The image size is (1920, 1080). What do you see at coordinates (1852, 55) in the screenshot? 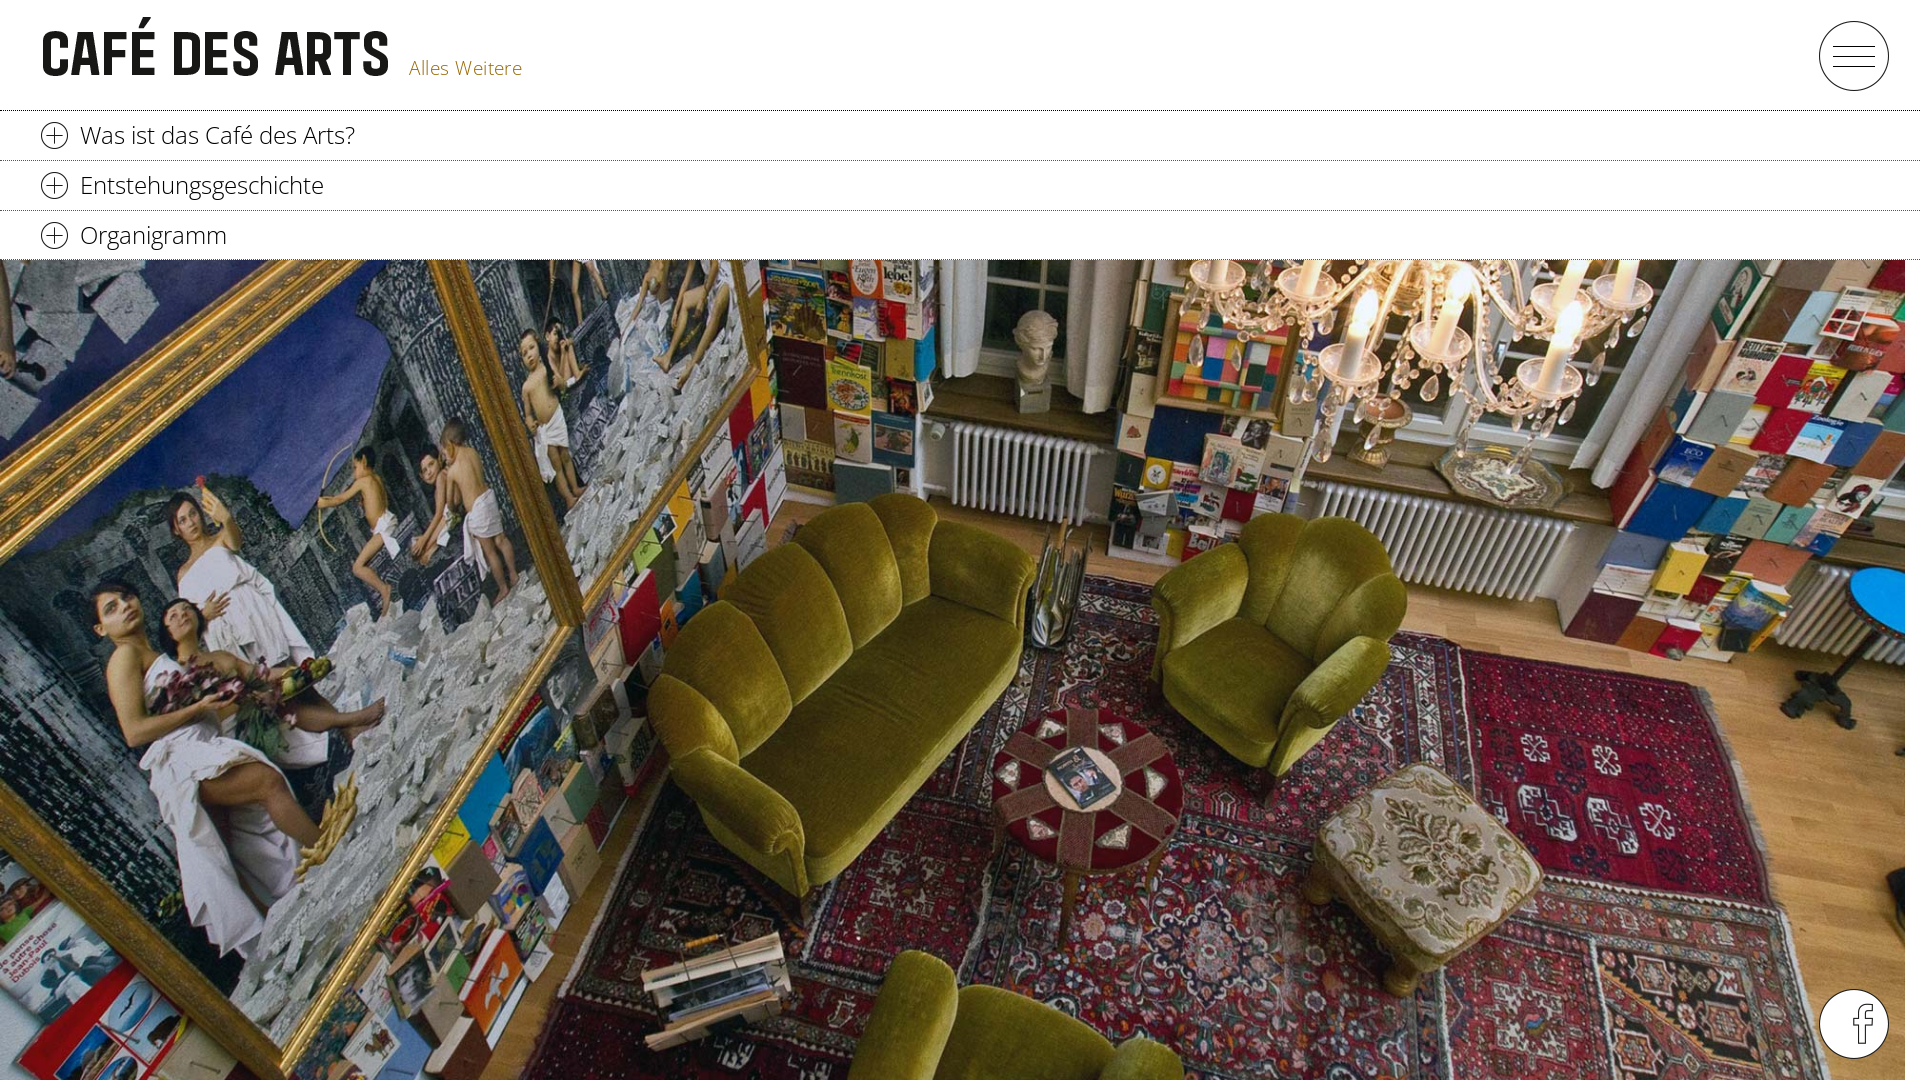
I see `'menu'` at bounding box center [1852, 55].